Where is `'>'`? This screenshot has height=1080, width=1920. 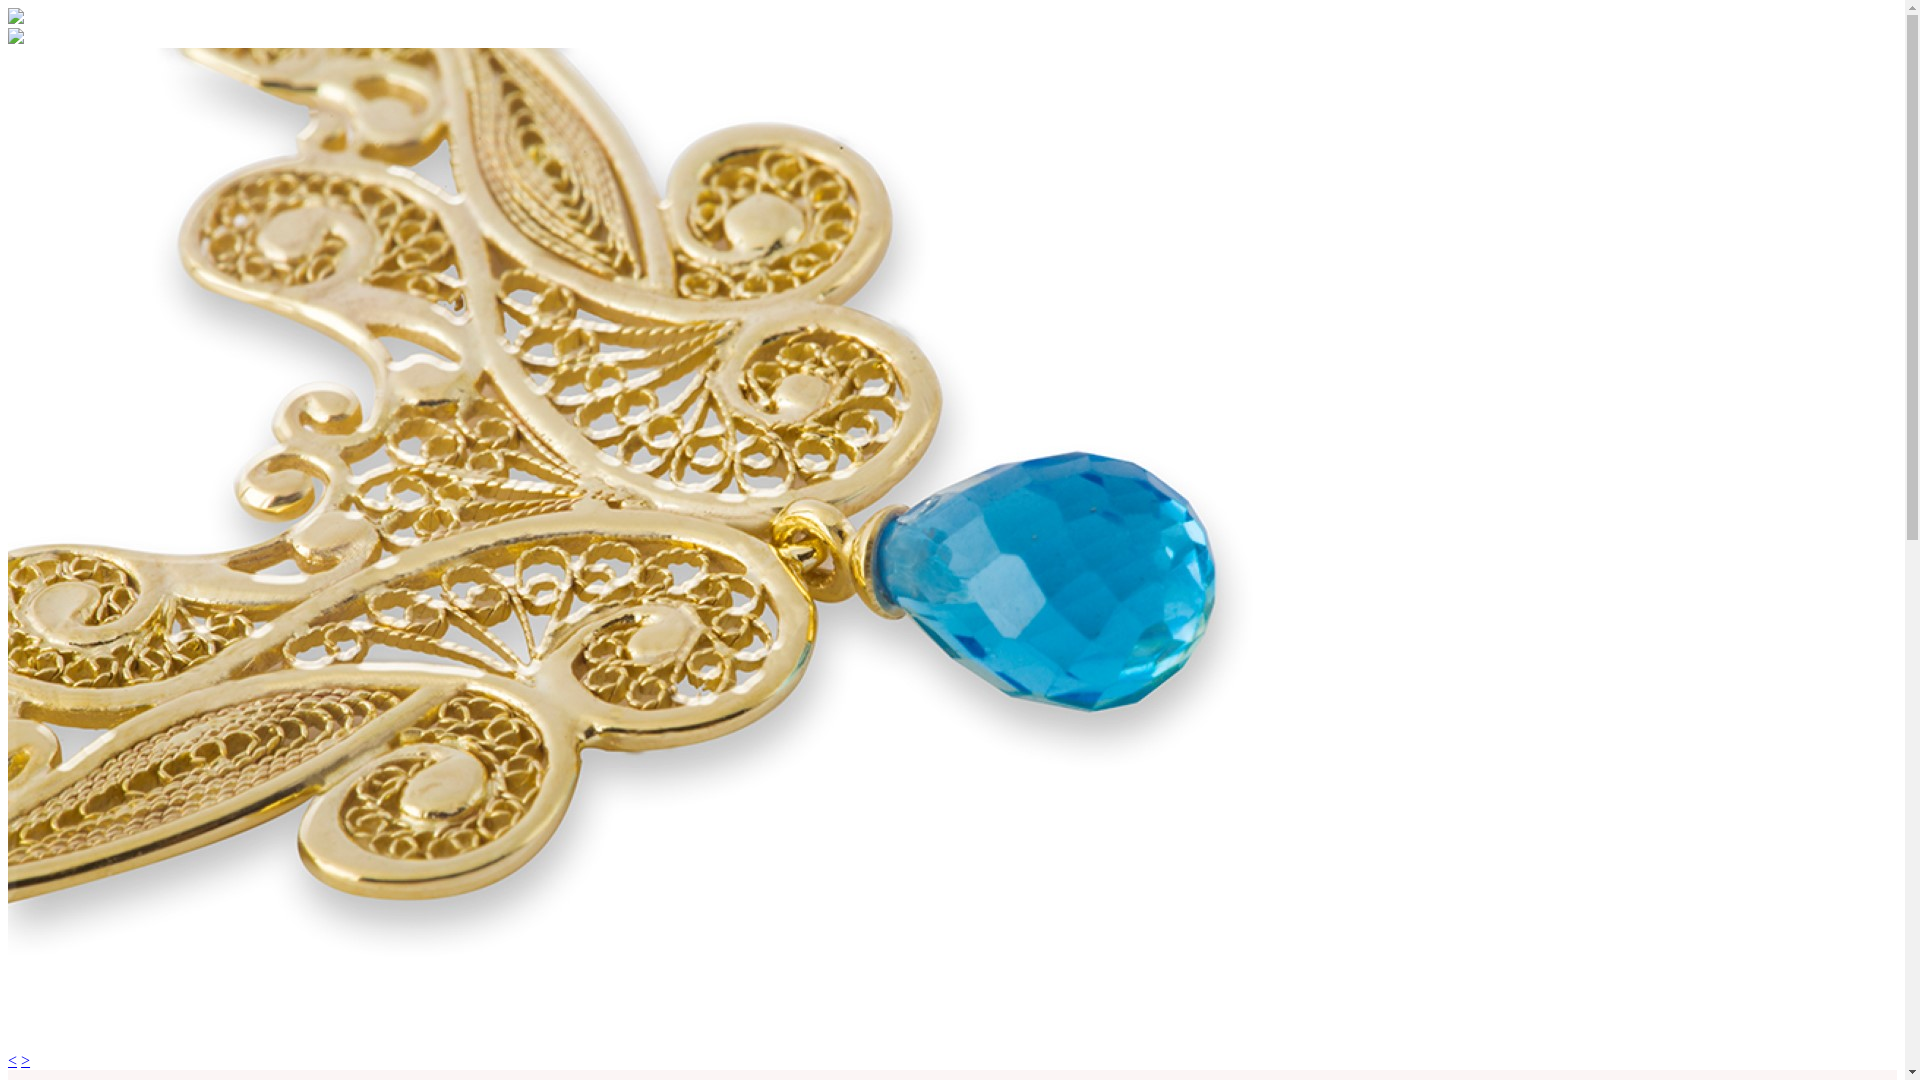 '>' is located at coordinates (25, 1059).